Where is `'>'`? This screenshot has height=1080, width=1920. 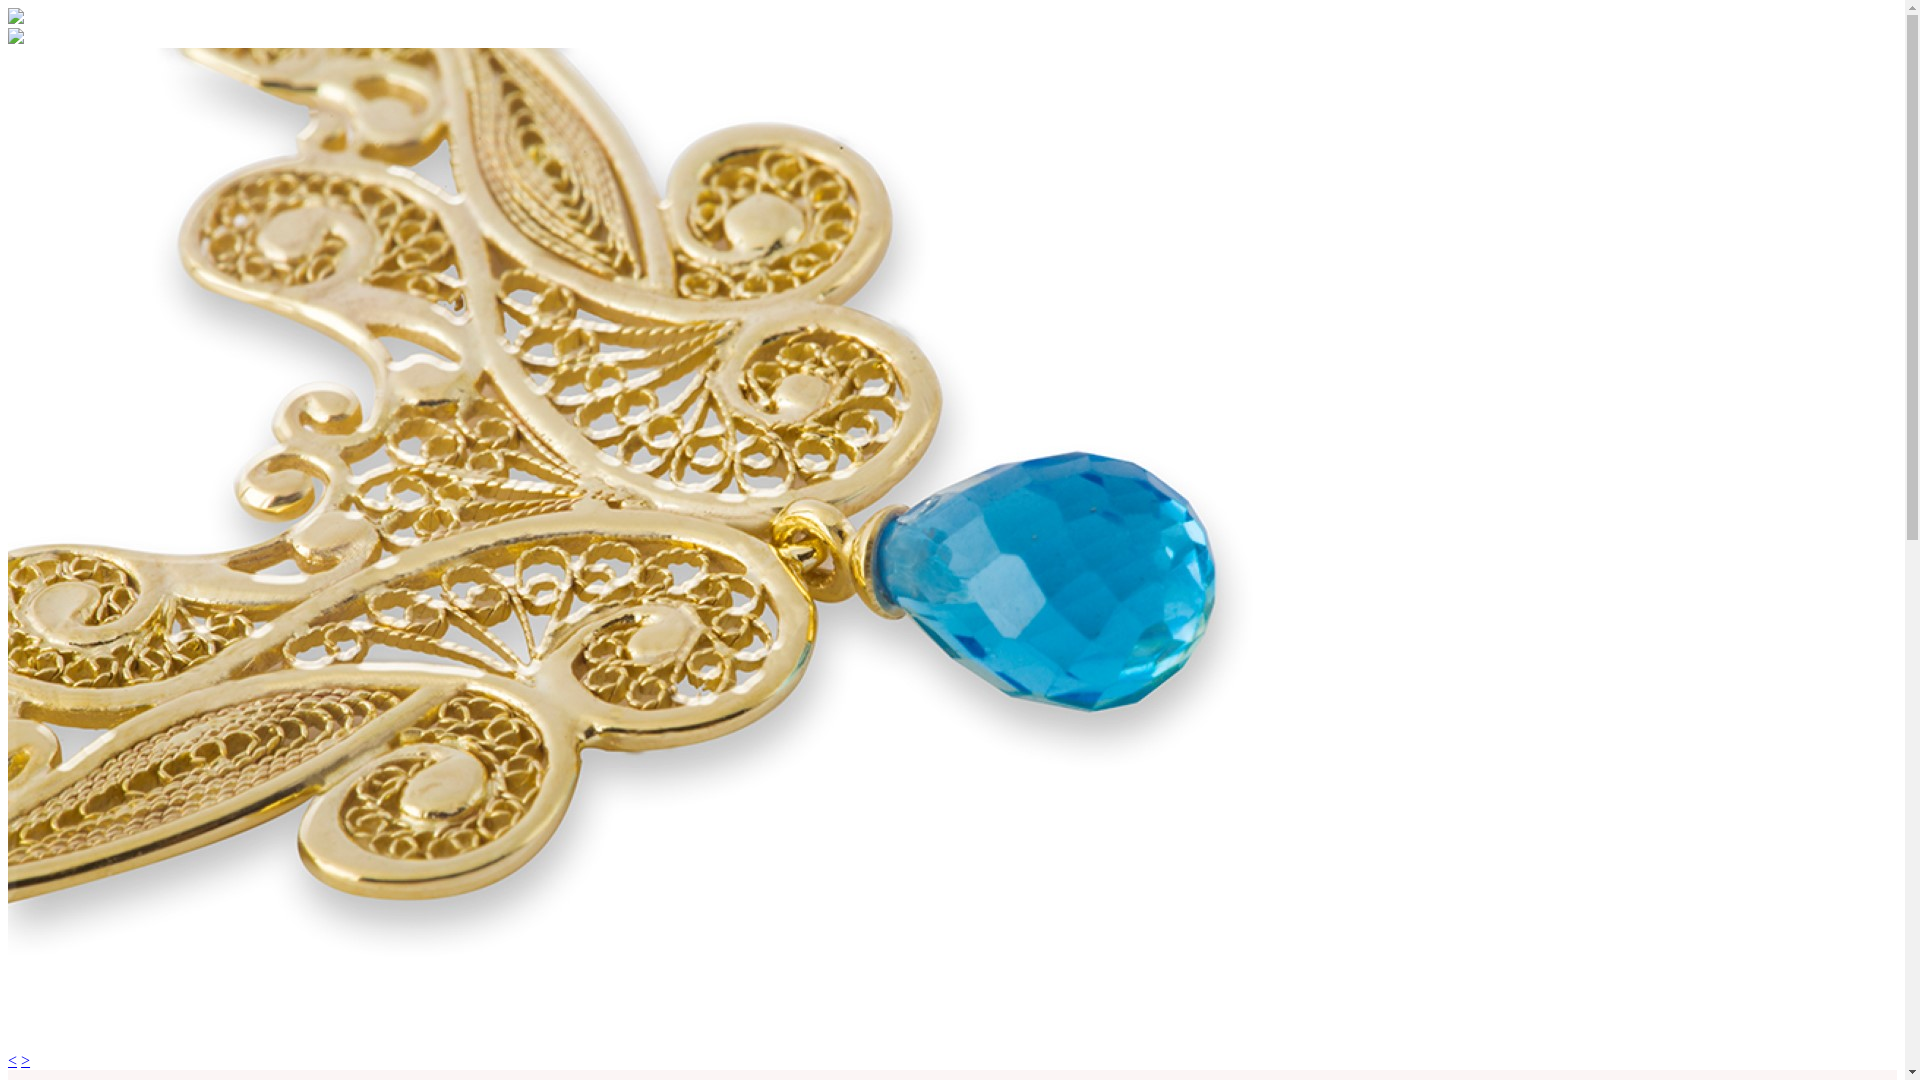 '>' is located at coordinates (25, 1059).